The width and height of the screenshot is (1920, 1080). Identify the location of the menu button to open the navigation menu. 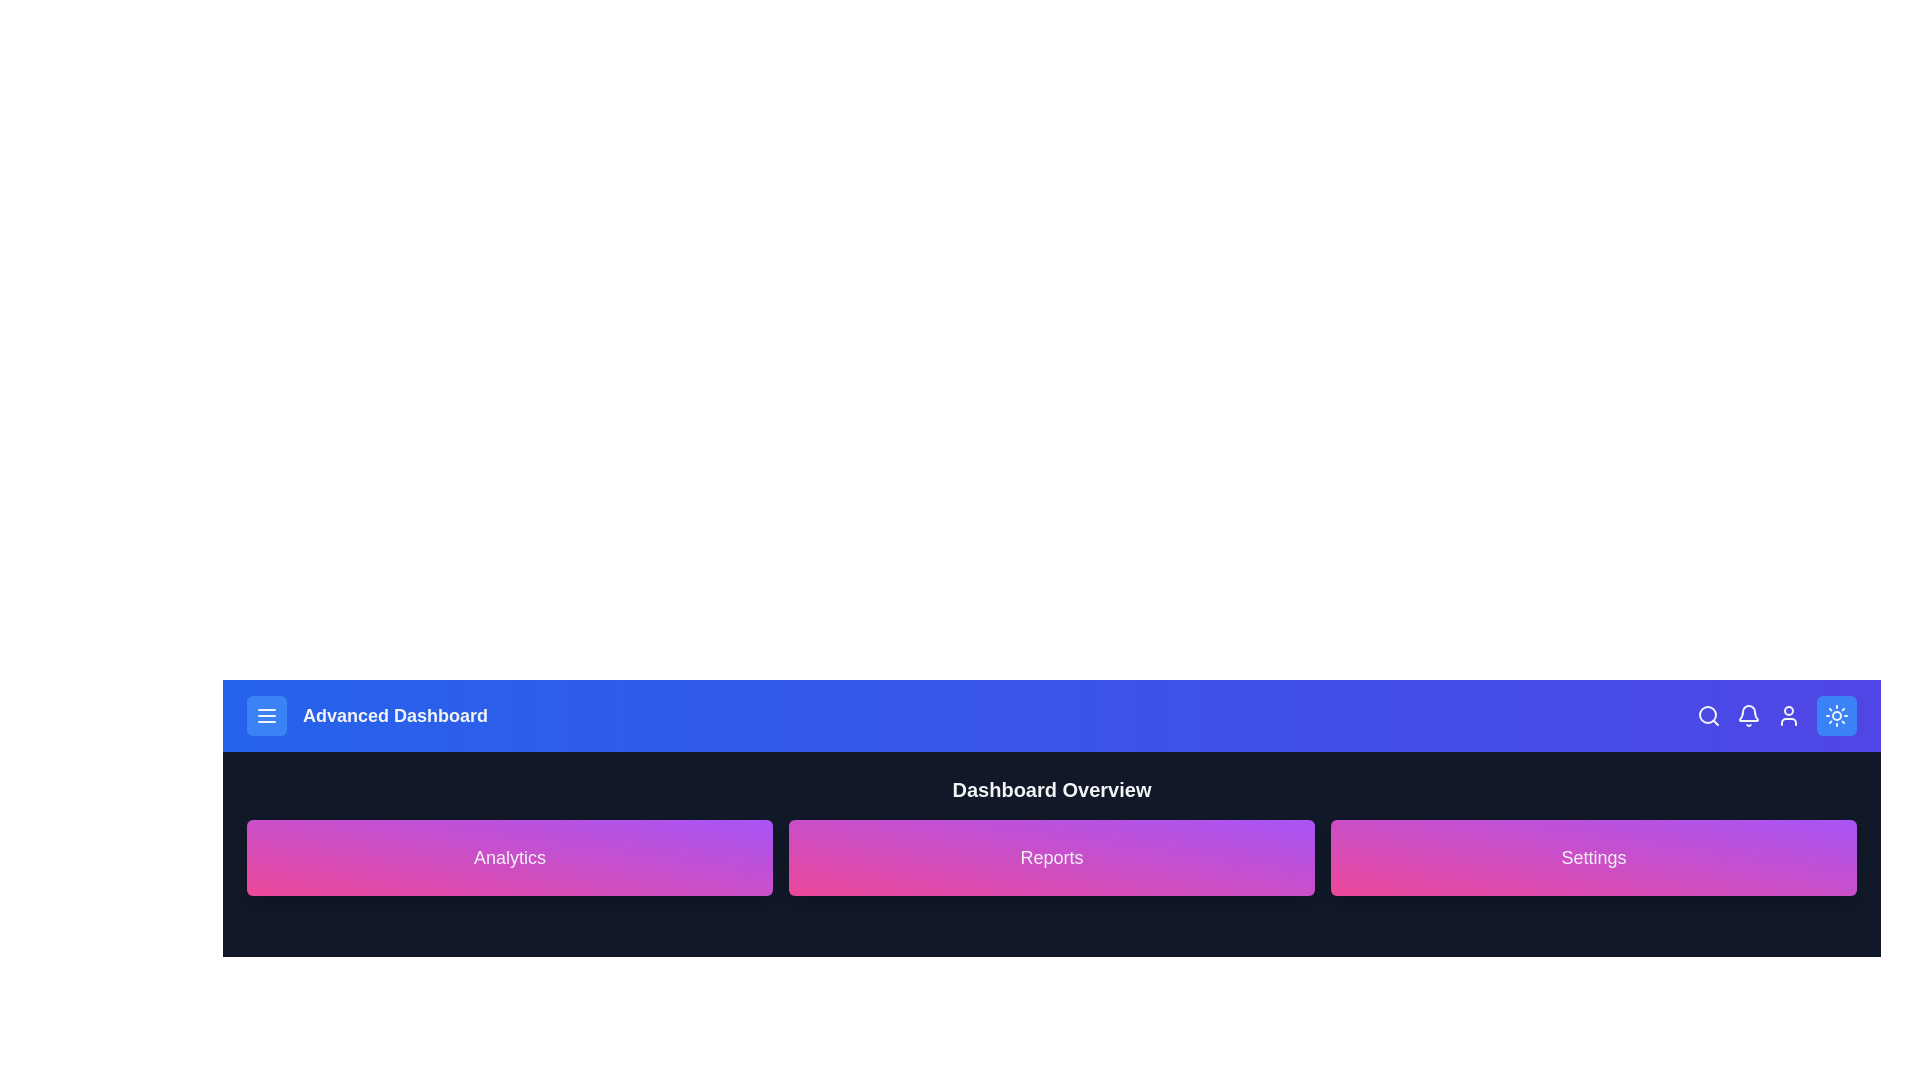
(266, 715).